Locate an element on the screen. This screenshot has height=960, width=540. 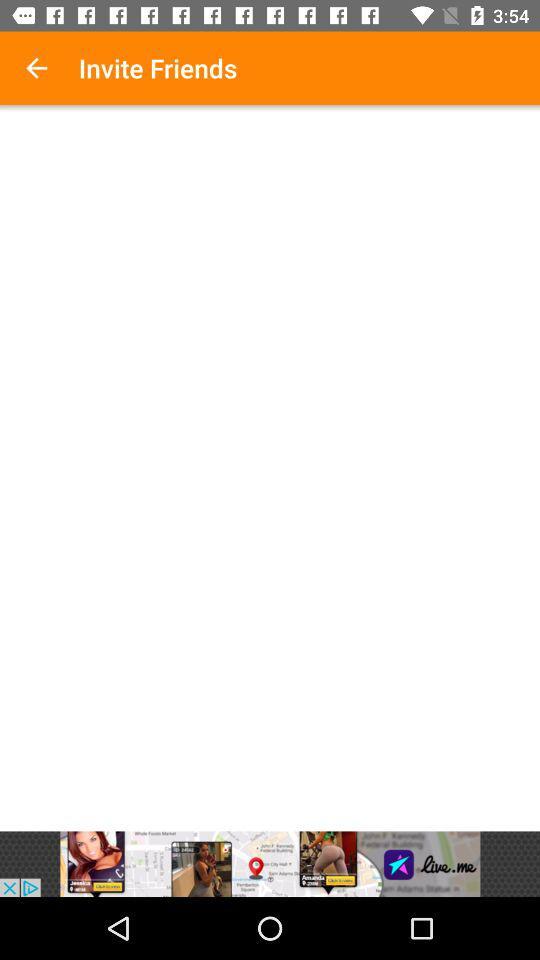
main page is located at coordinates (270, 471).